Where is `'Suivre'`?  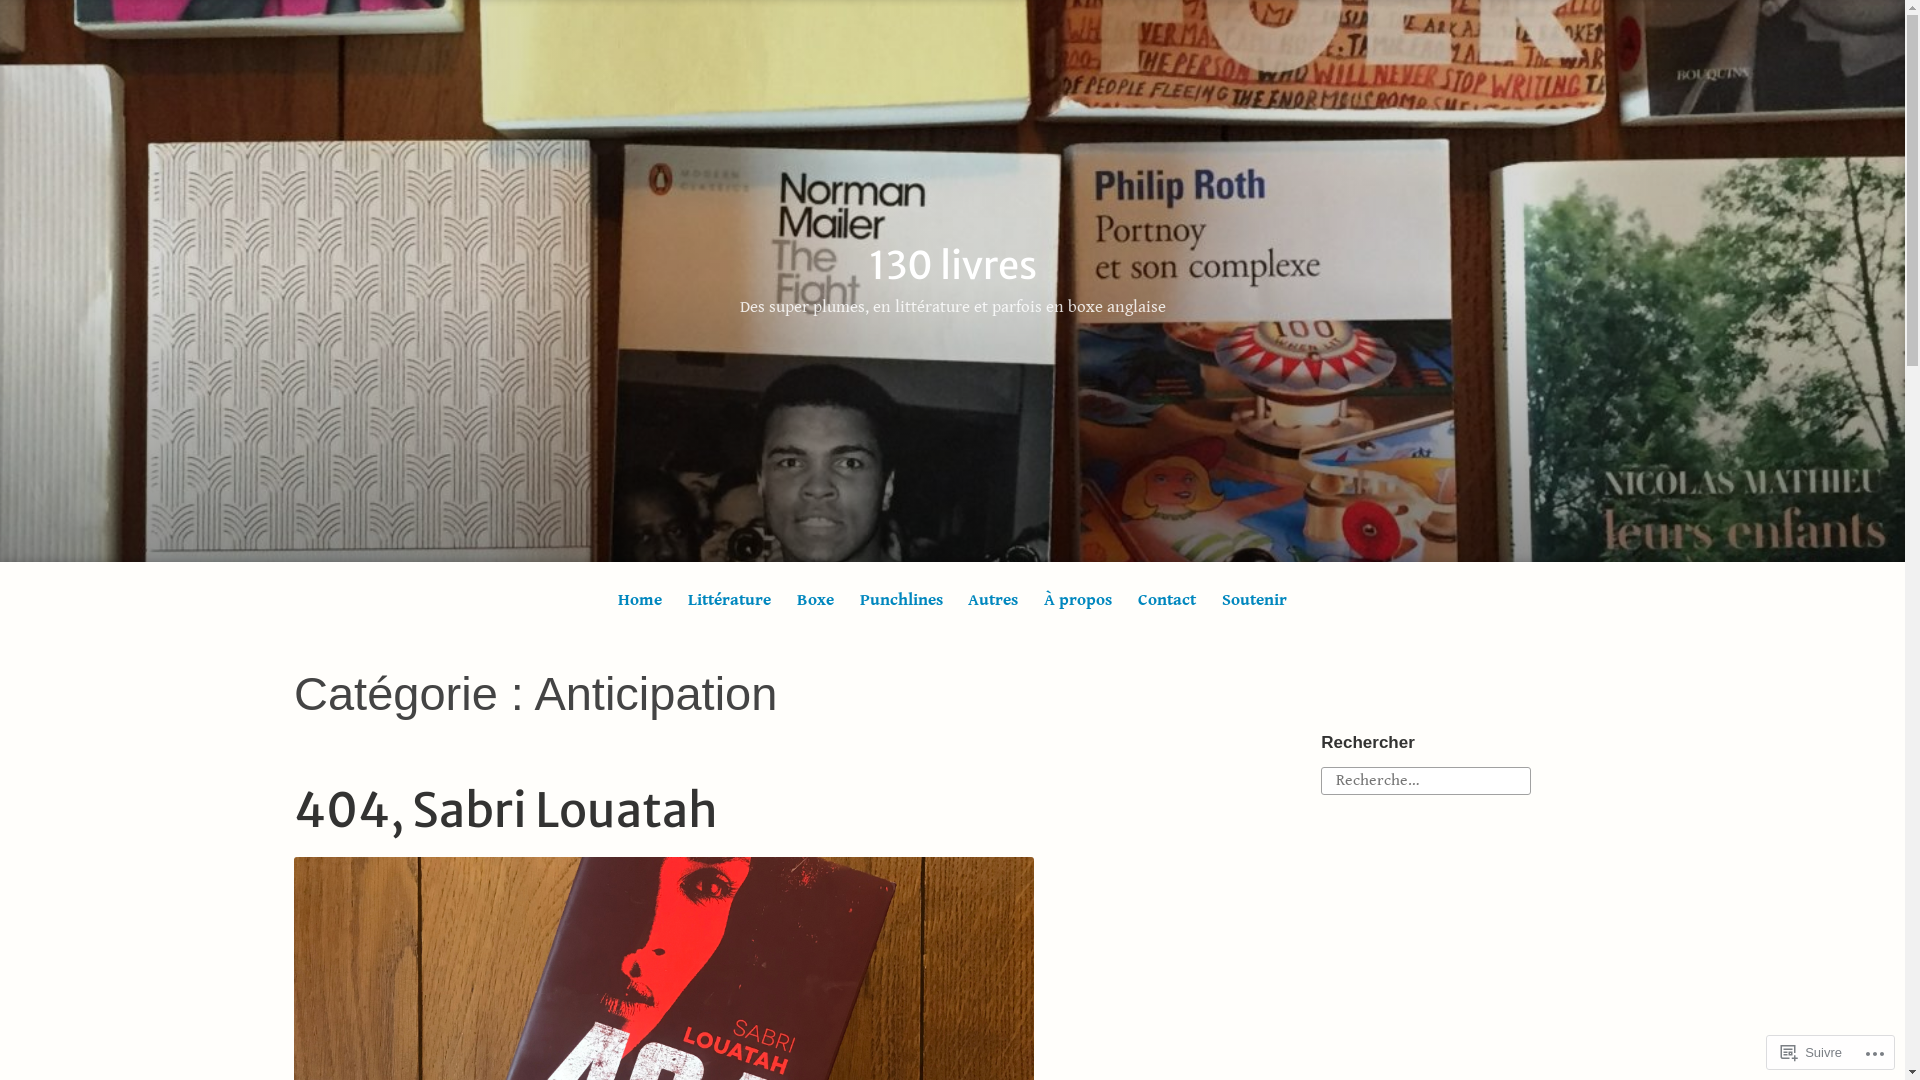 'Suivre' is located at coordinates (1811, 1051).